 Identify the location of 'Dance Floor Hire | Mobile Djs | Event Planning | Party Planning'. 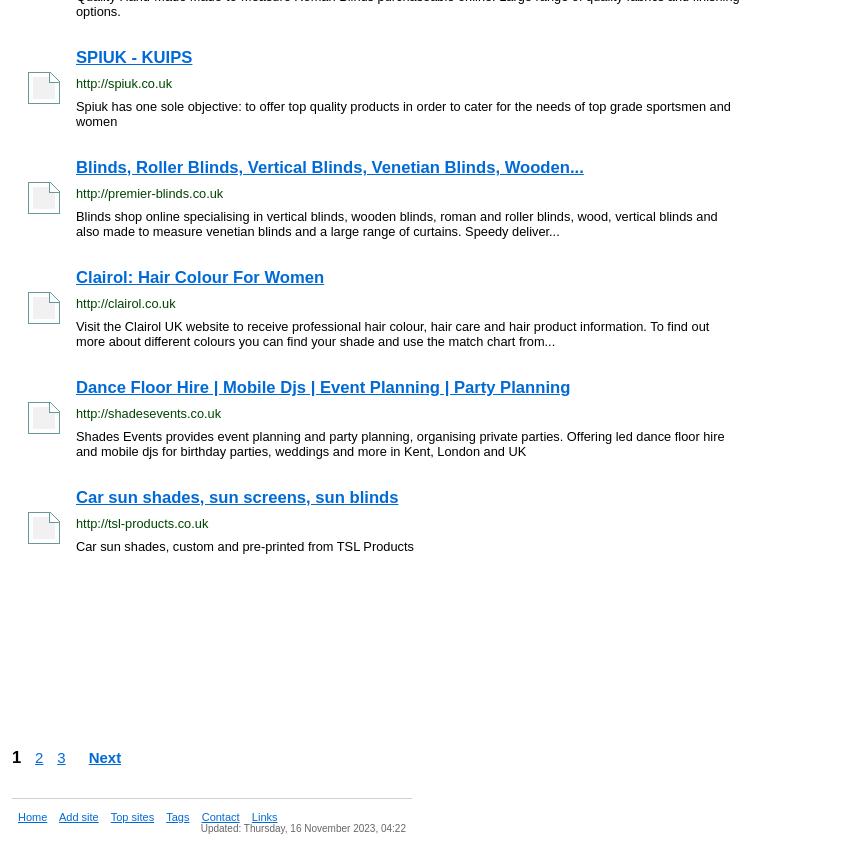
(322, 386).